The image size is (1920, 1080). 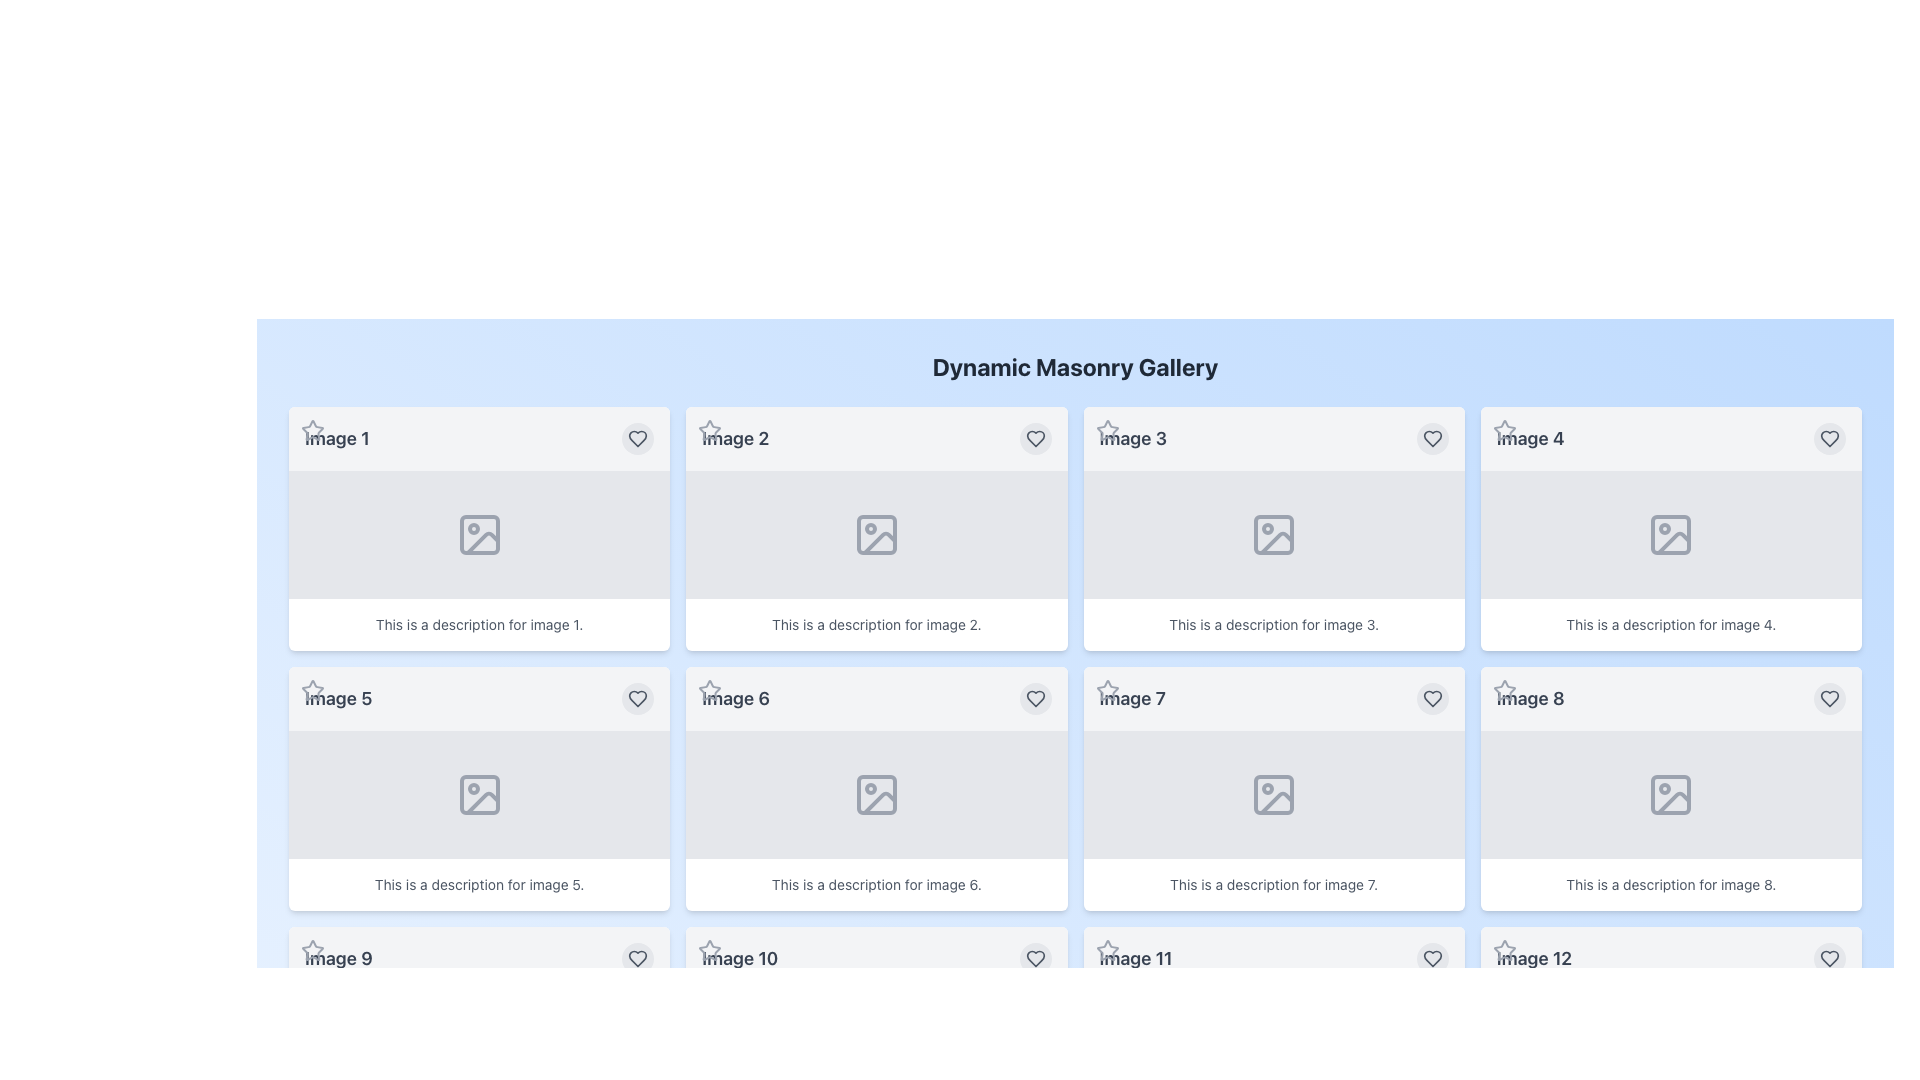 I want to click on the sixth card in the grid layout that displays information about 'Image 6,' which includes a descriptive title and an image placeholder icon, so click(x=876, y=788).